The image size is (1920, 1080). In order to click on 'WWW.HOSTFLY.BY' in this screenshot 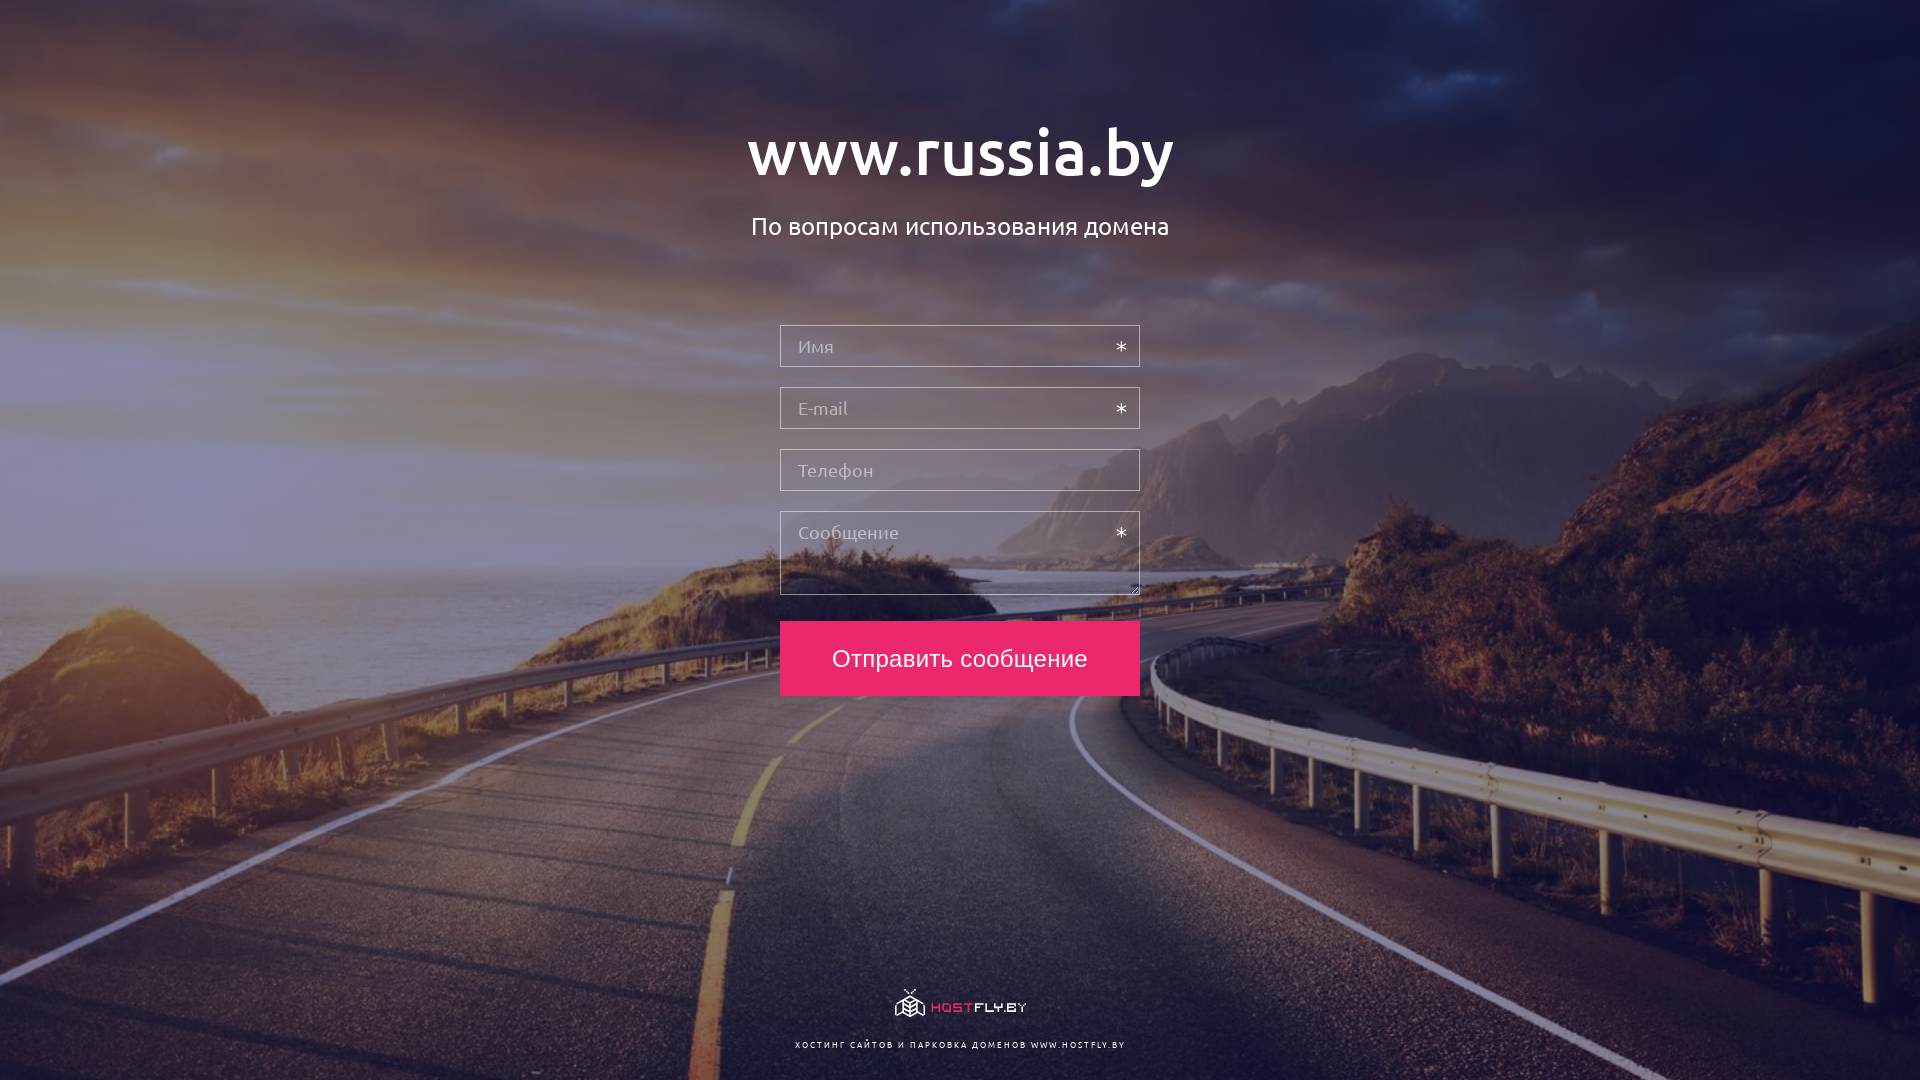, I will do `click(1076, 1043)`.